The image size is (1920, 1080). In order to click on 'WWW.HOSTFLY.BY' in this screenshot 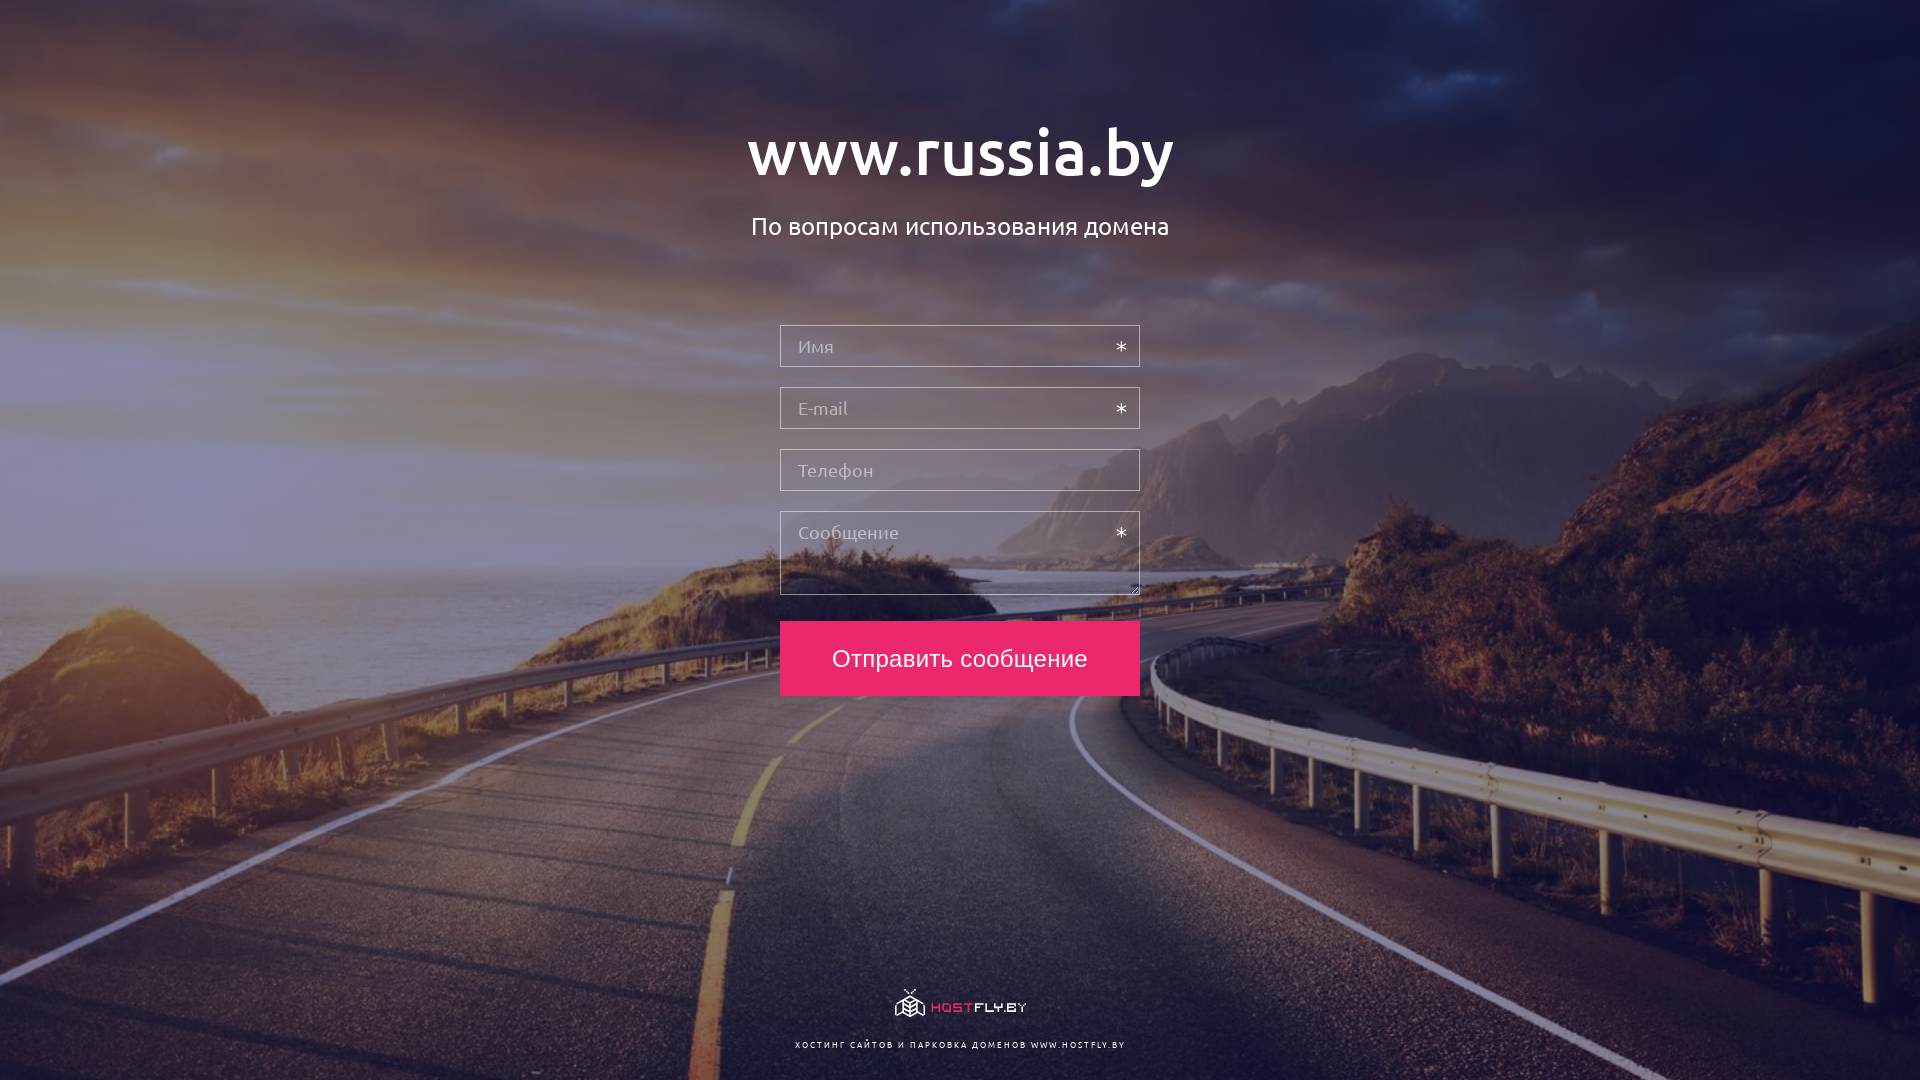, I will do `click(1076, 1043)`.